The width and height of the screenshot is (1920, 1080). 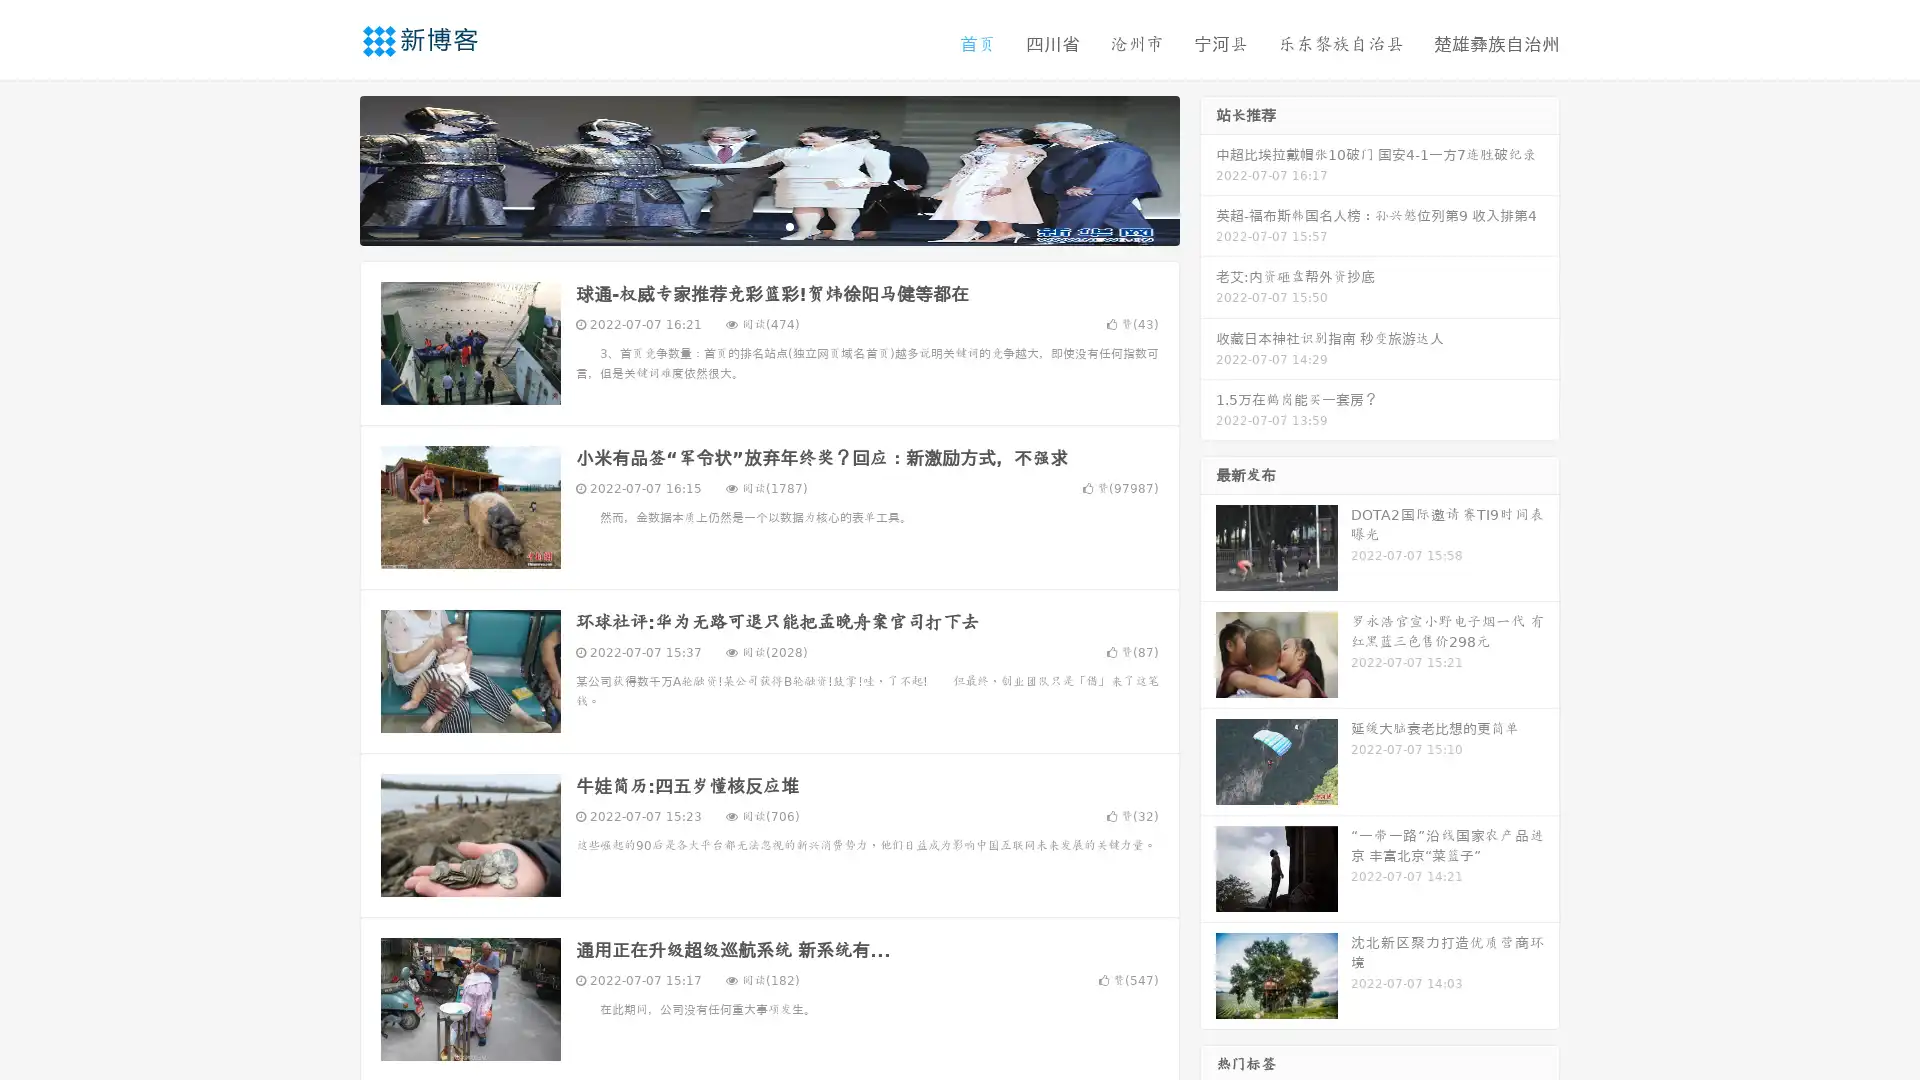 What do you see at coordinates (1208, 168) in the screenshot?
I see `Next slide` at bounding box center [1208, 168].